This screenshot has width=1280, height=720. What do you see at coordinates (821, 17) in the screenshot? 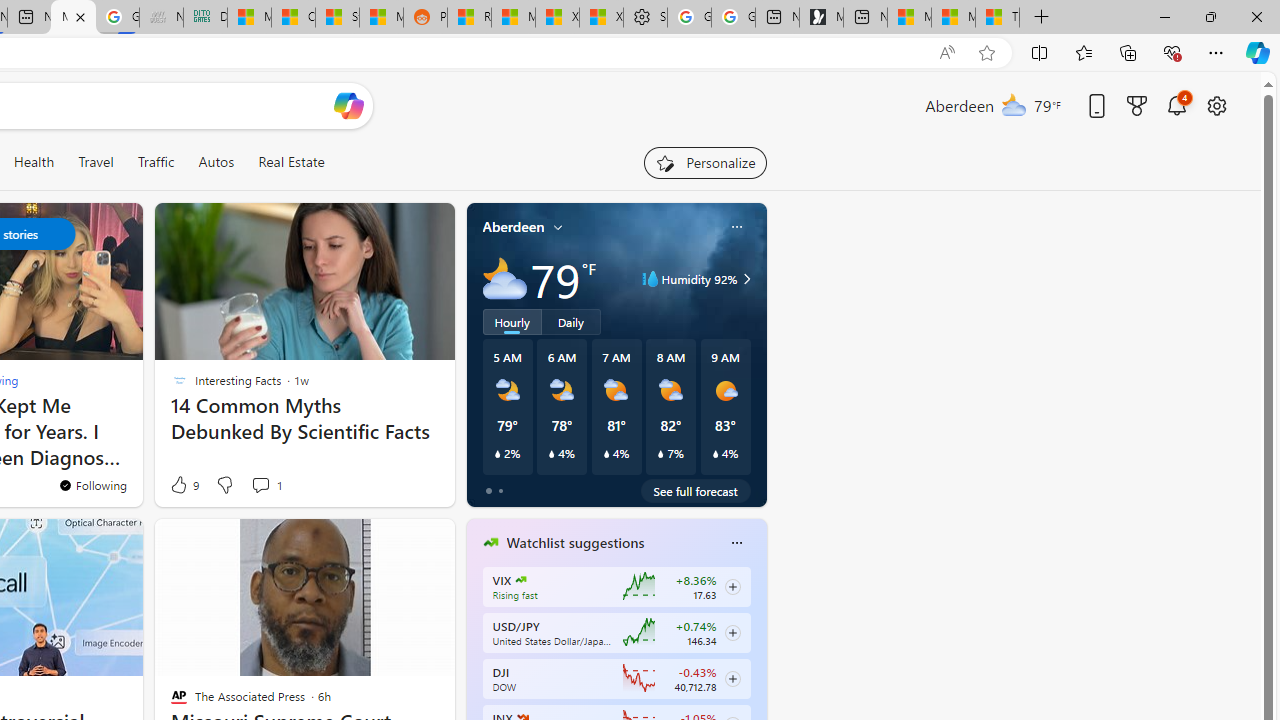
I see `'Microsoft Start Gaming'` at bounding box center [821, 17].